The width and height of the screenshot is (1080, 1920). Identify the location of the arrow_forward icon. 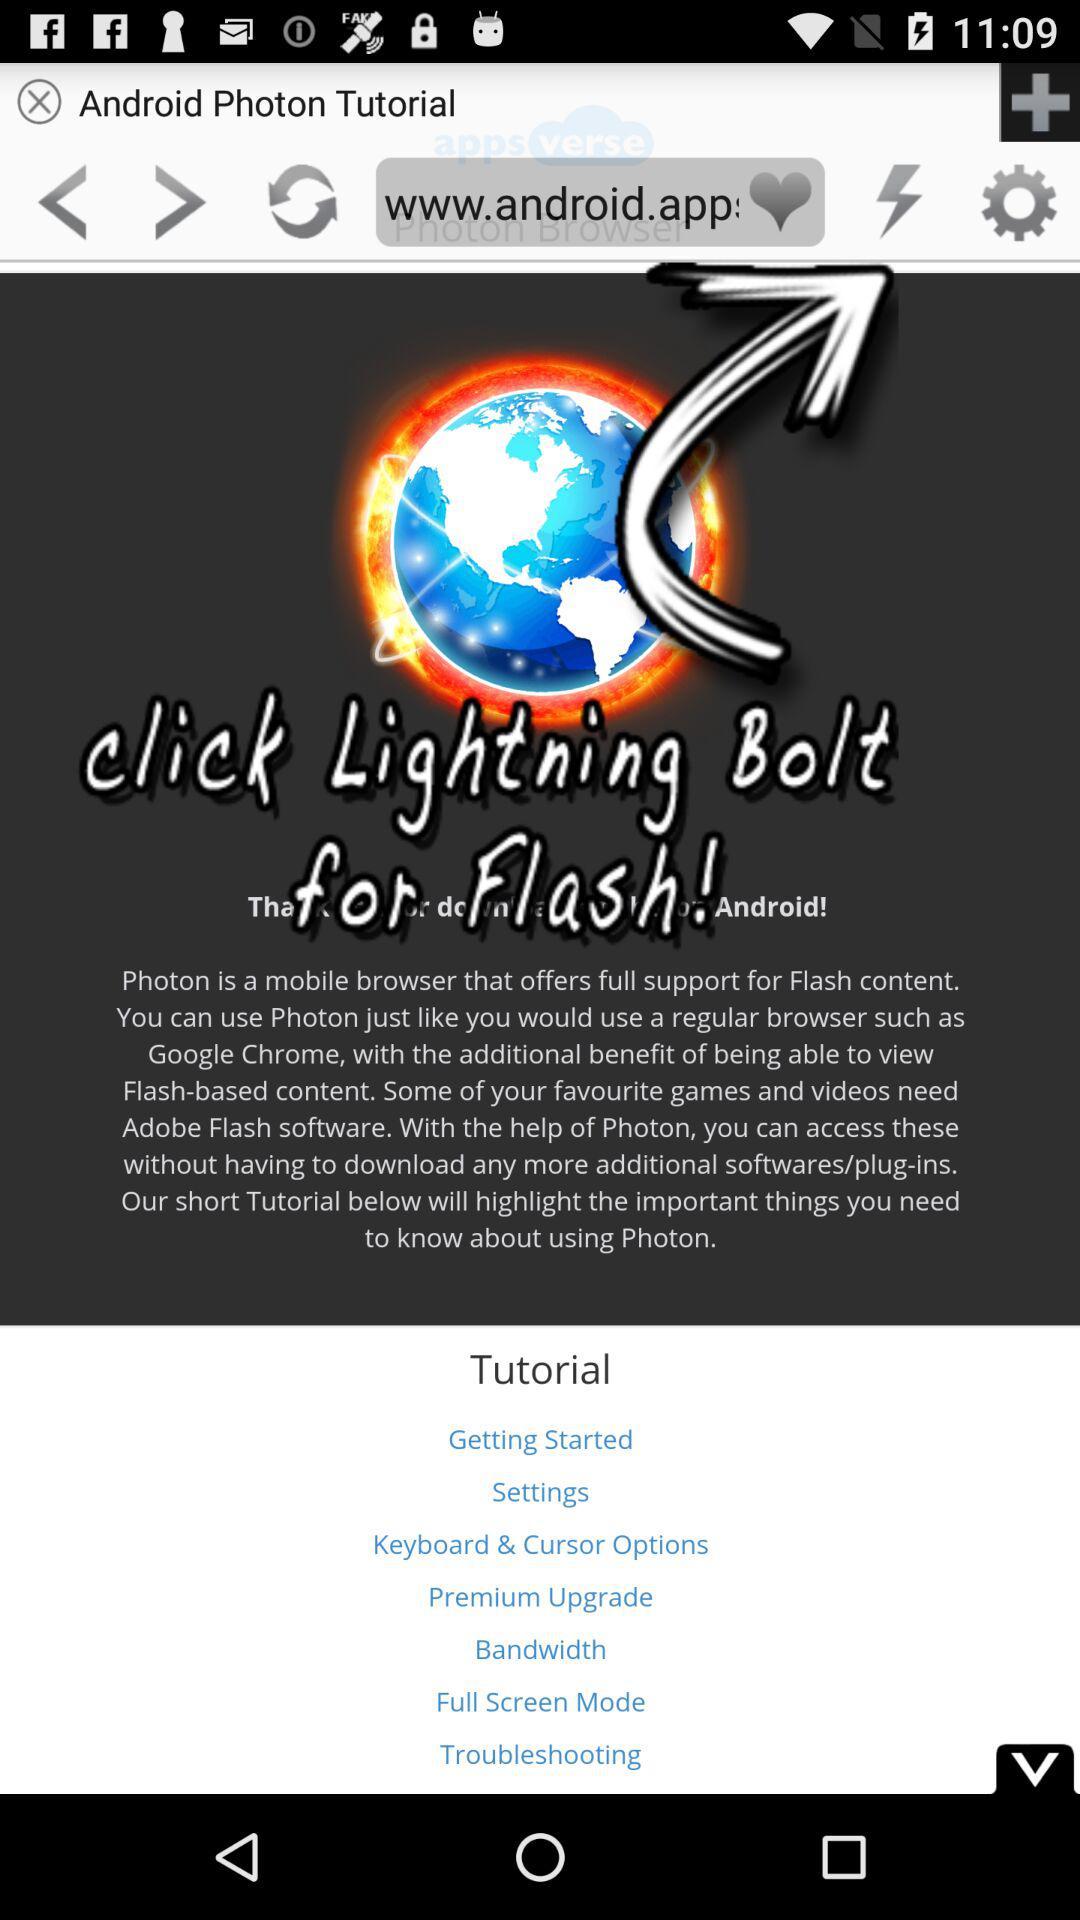
(181, 216).